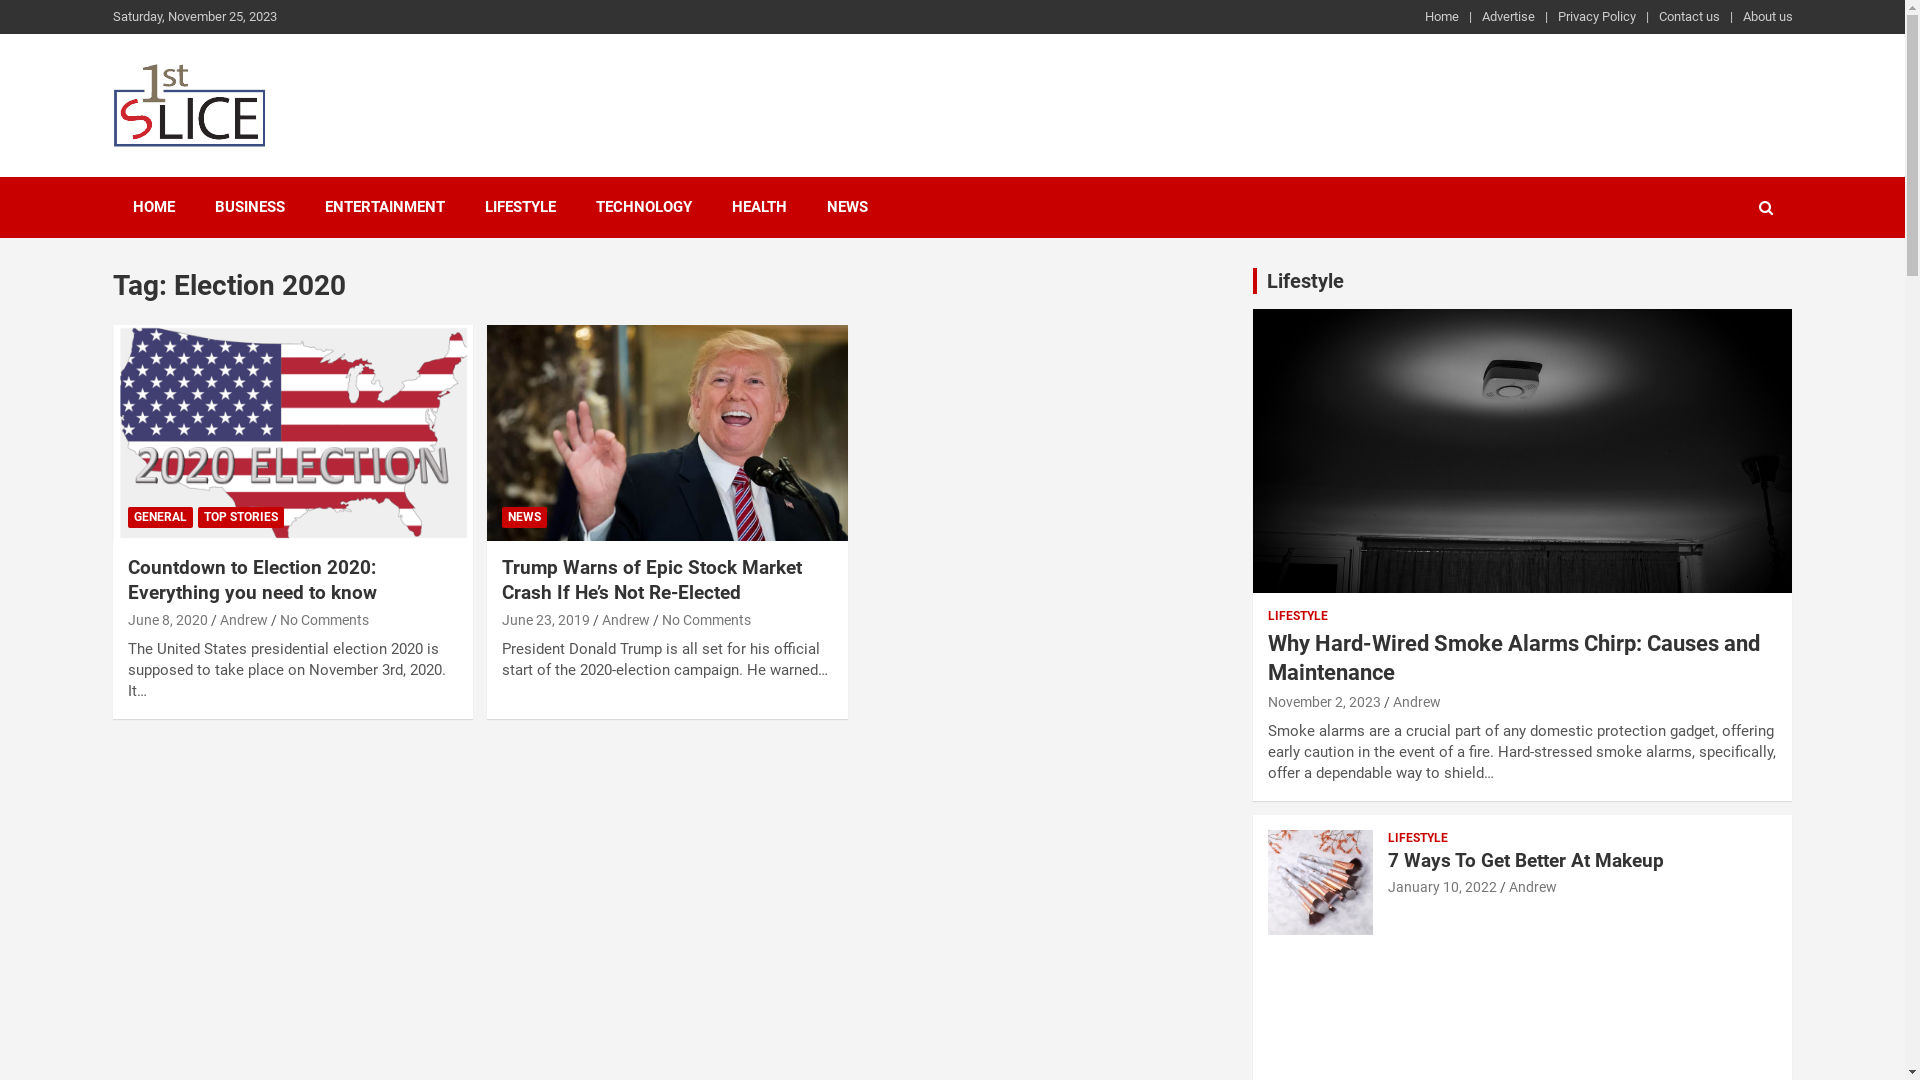  Describe the element at coordinates (1741, 16) in the screenshot. I see `'About us'` at that location.